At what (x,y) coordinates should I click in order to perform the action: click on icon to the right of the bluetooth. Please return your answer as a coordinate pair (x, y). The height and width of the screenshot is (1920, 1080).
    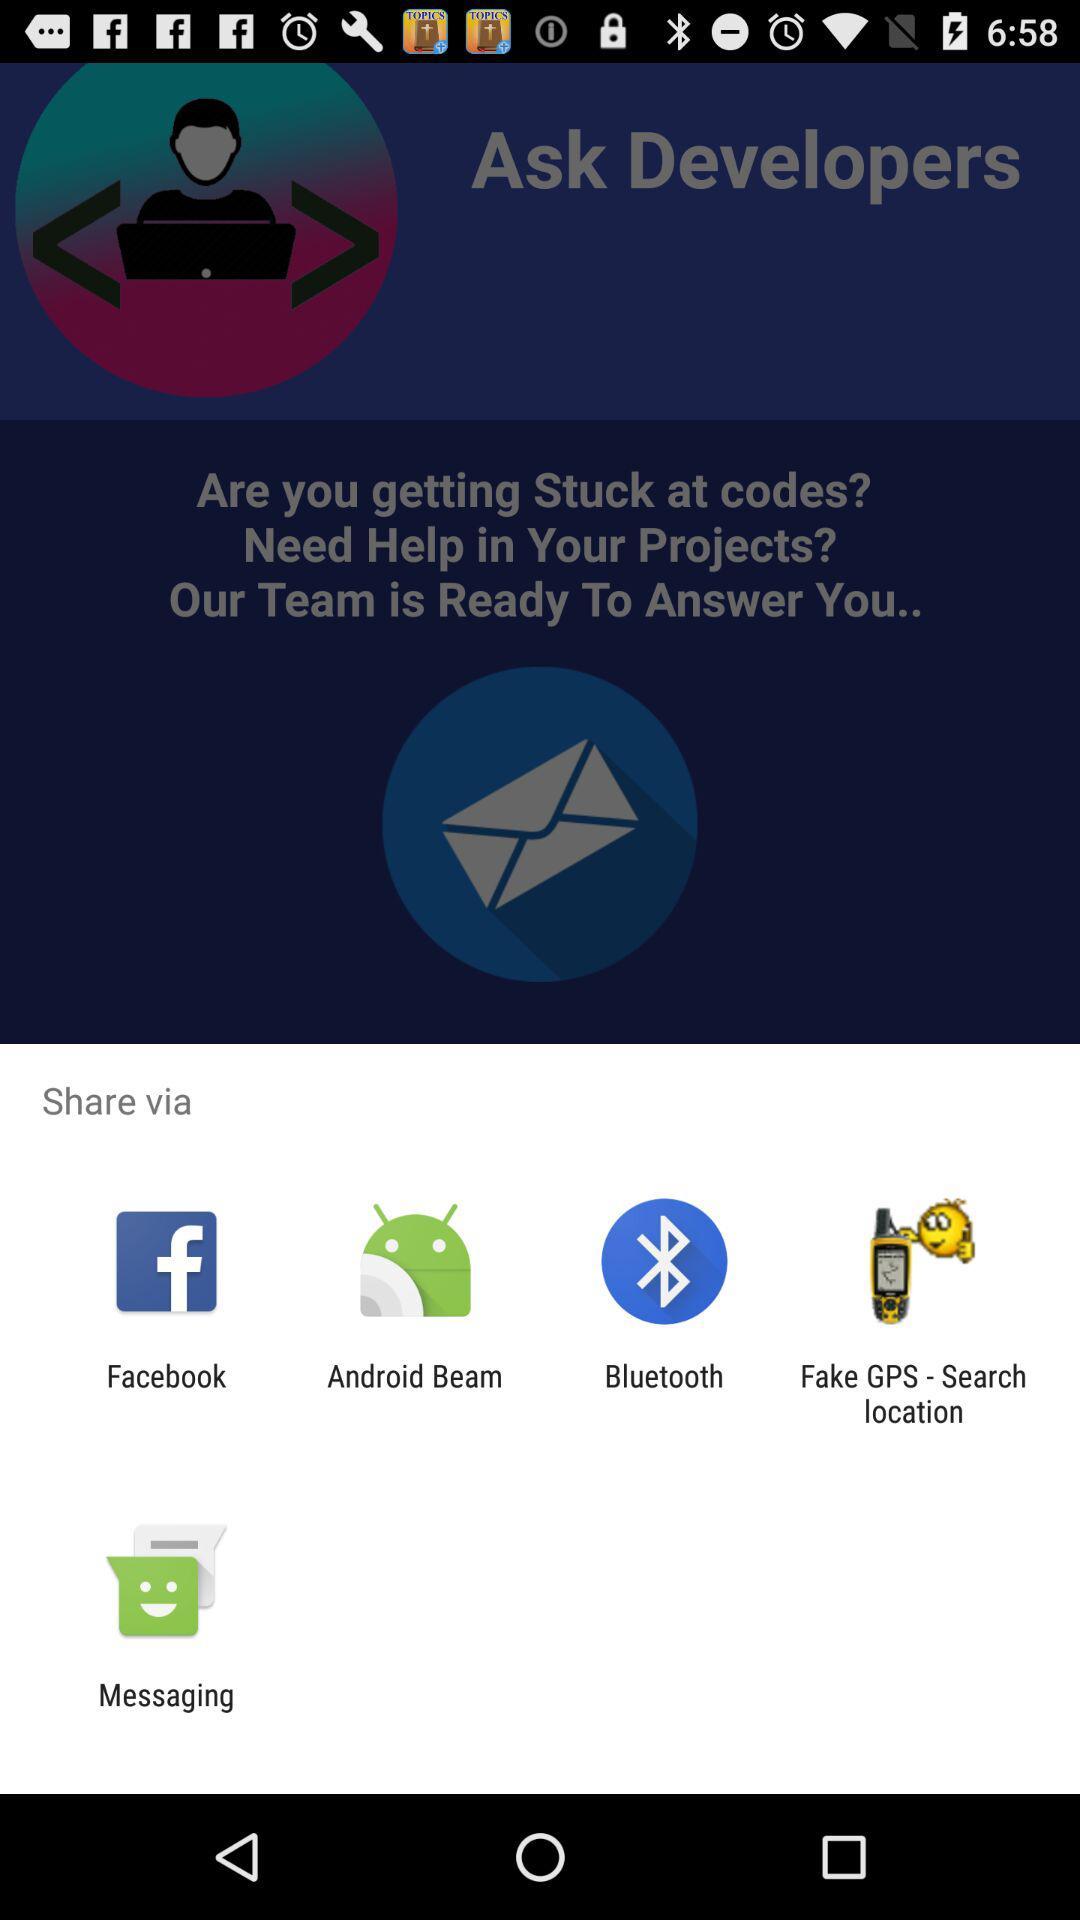
    Looking at the image, I should click on (913, 1392).